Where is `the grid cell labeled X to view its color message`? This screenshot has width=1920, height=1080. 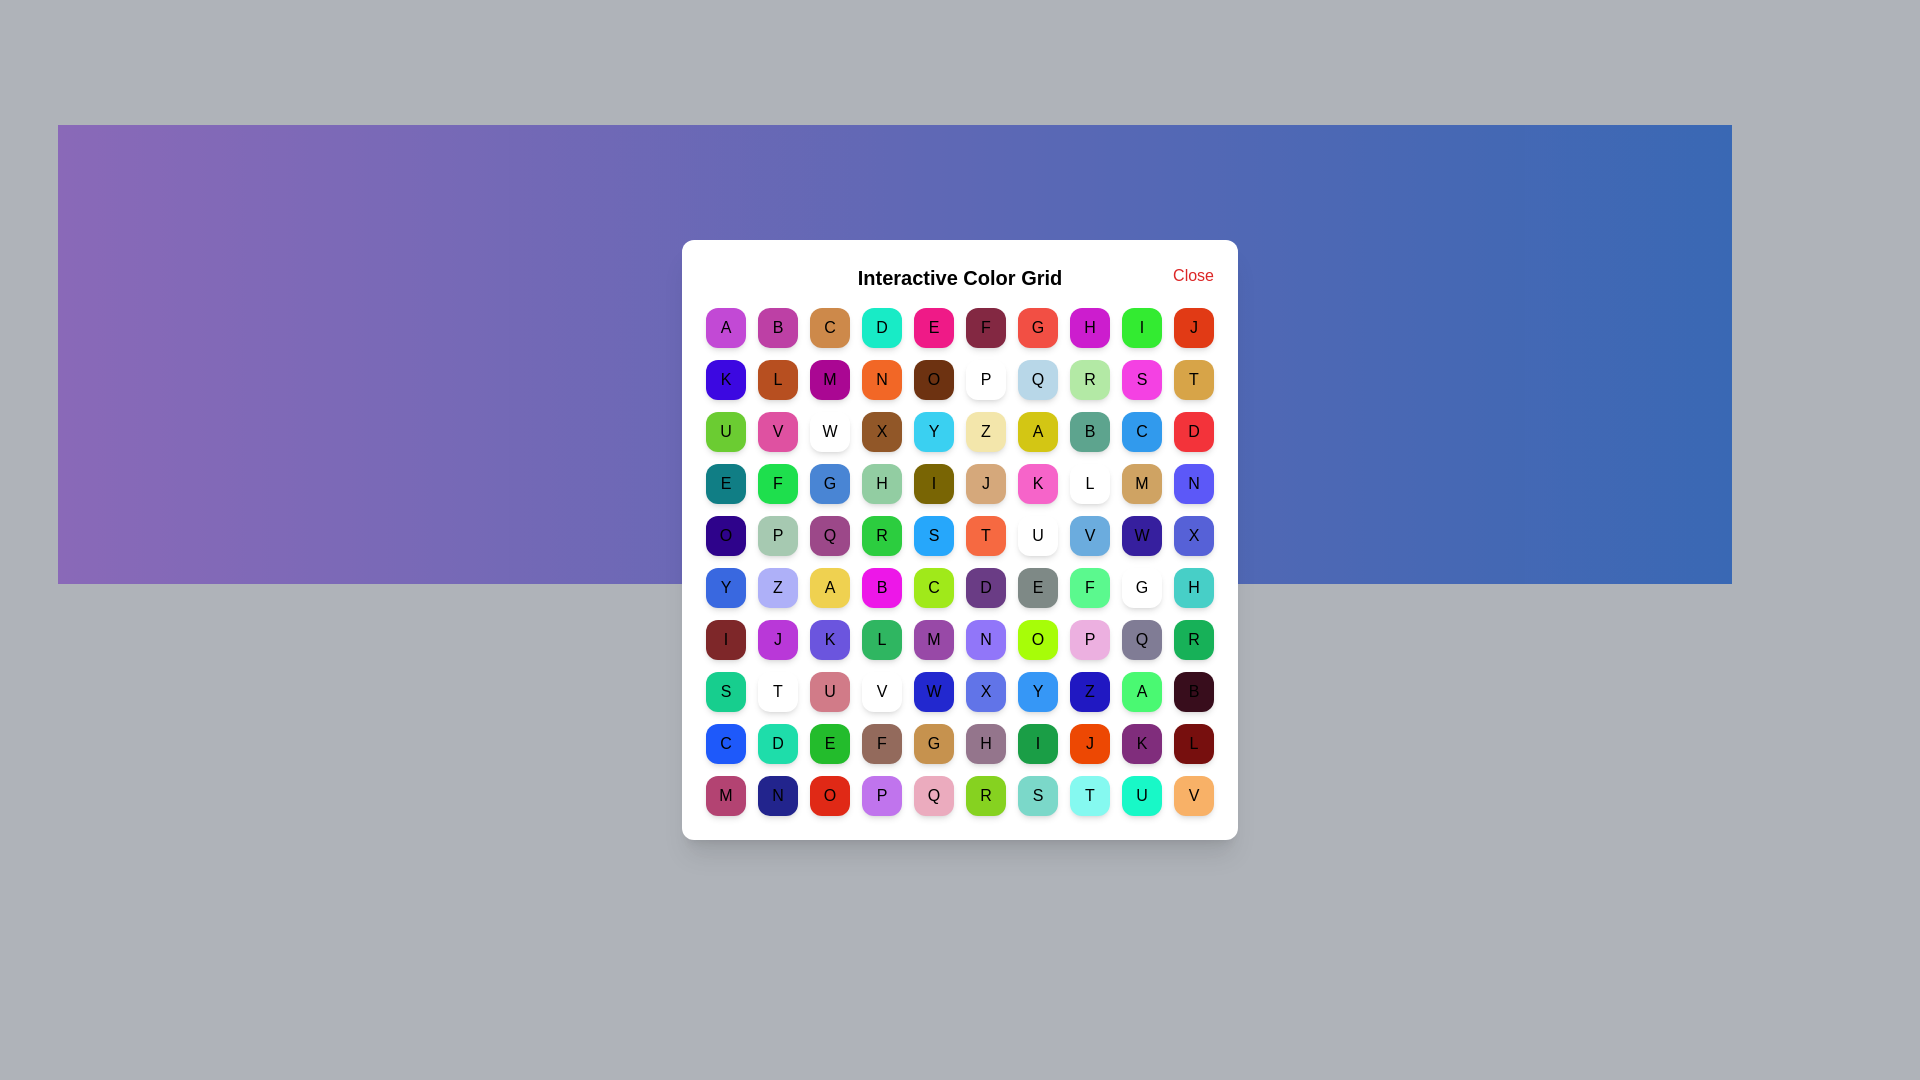
the grid cell labeled X to view its color message is located at coordinates (881, 431).